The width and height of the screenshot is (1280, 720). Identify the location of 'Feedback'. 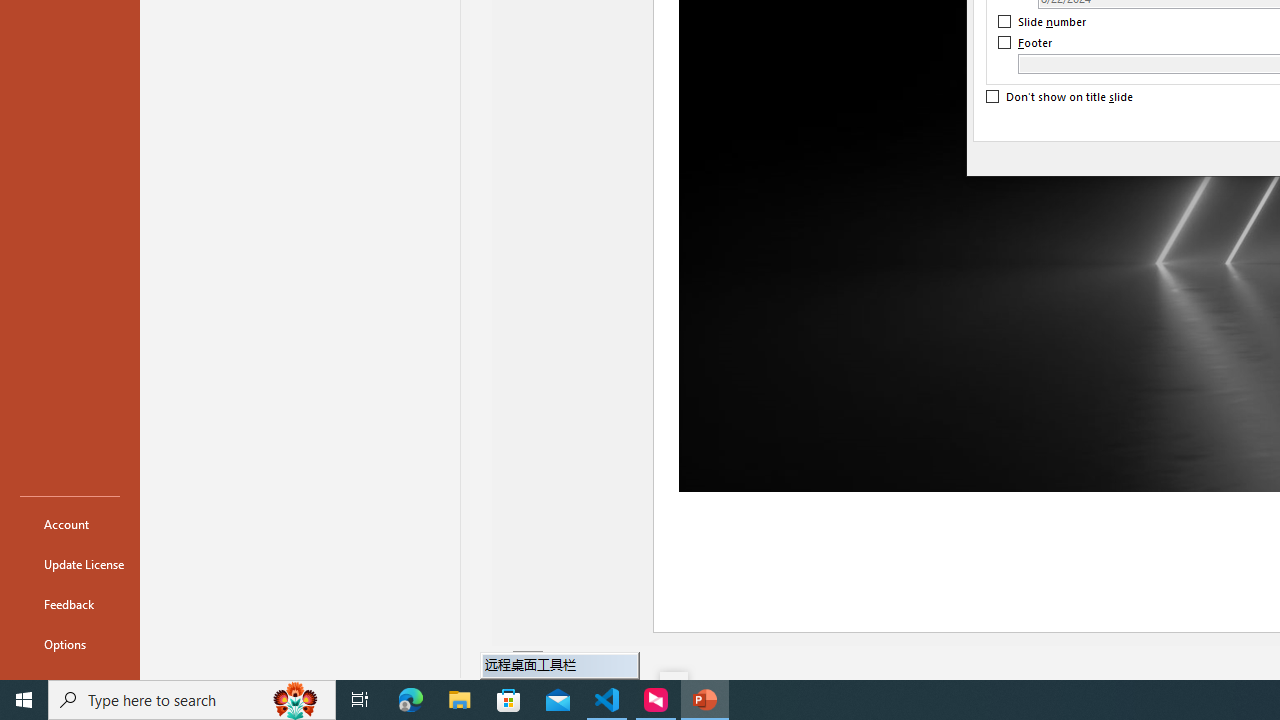
(69, 603).